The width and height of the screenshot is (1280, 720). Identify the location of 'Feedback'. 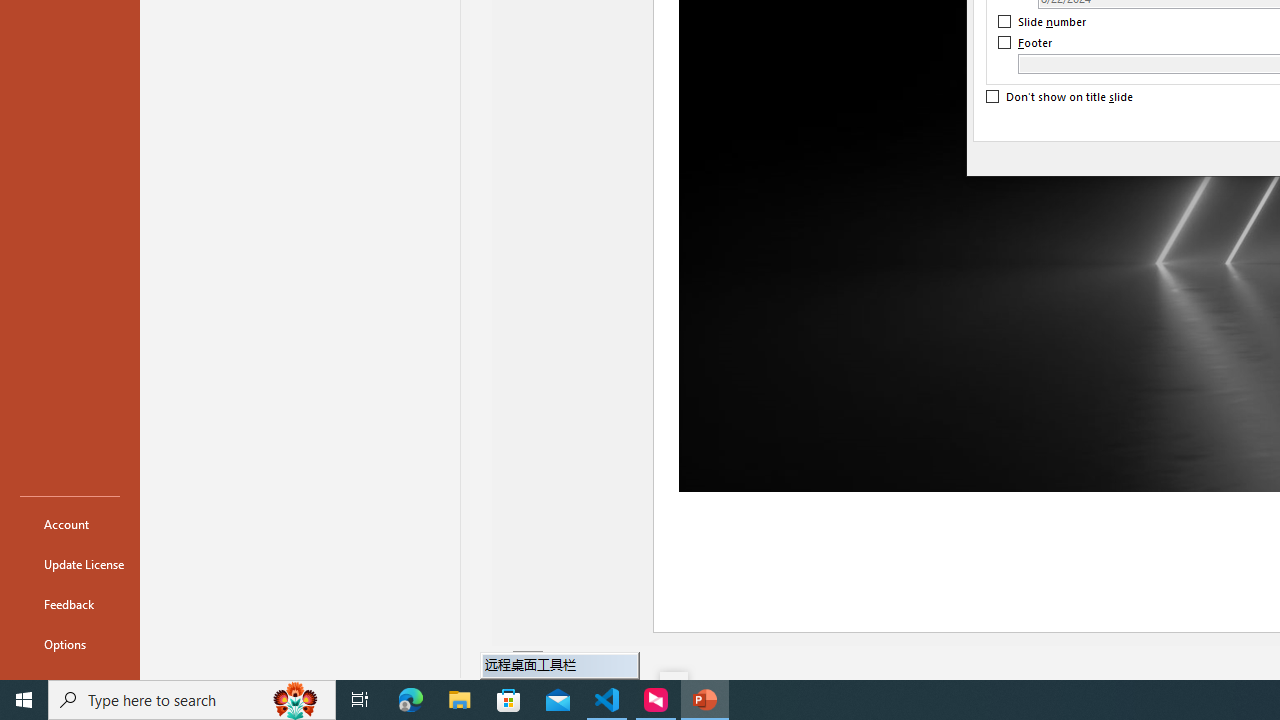
(69, 603).